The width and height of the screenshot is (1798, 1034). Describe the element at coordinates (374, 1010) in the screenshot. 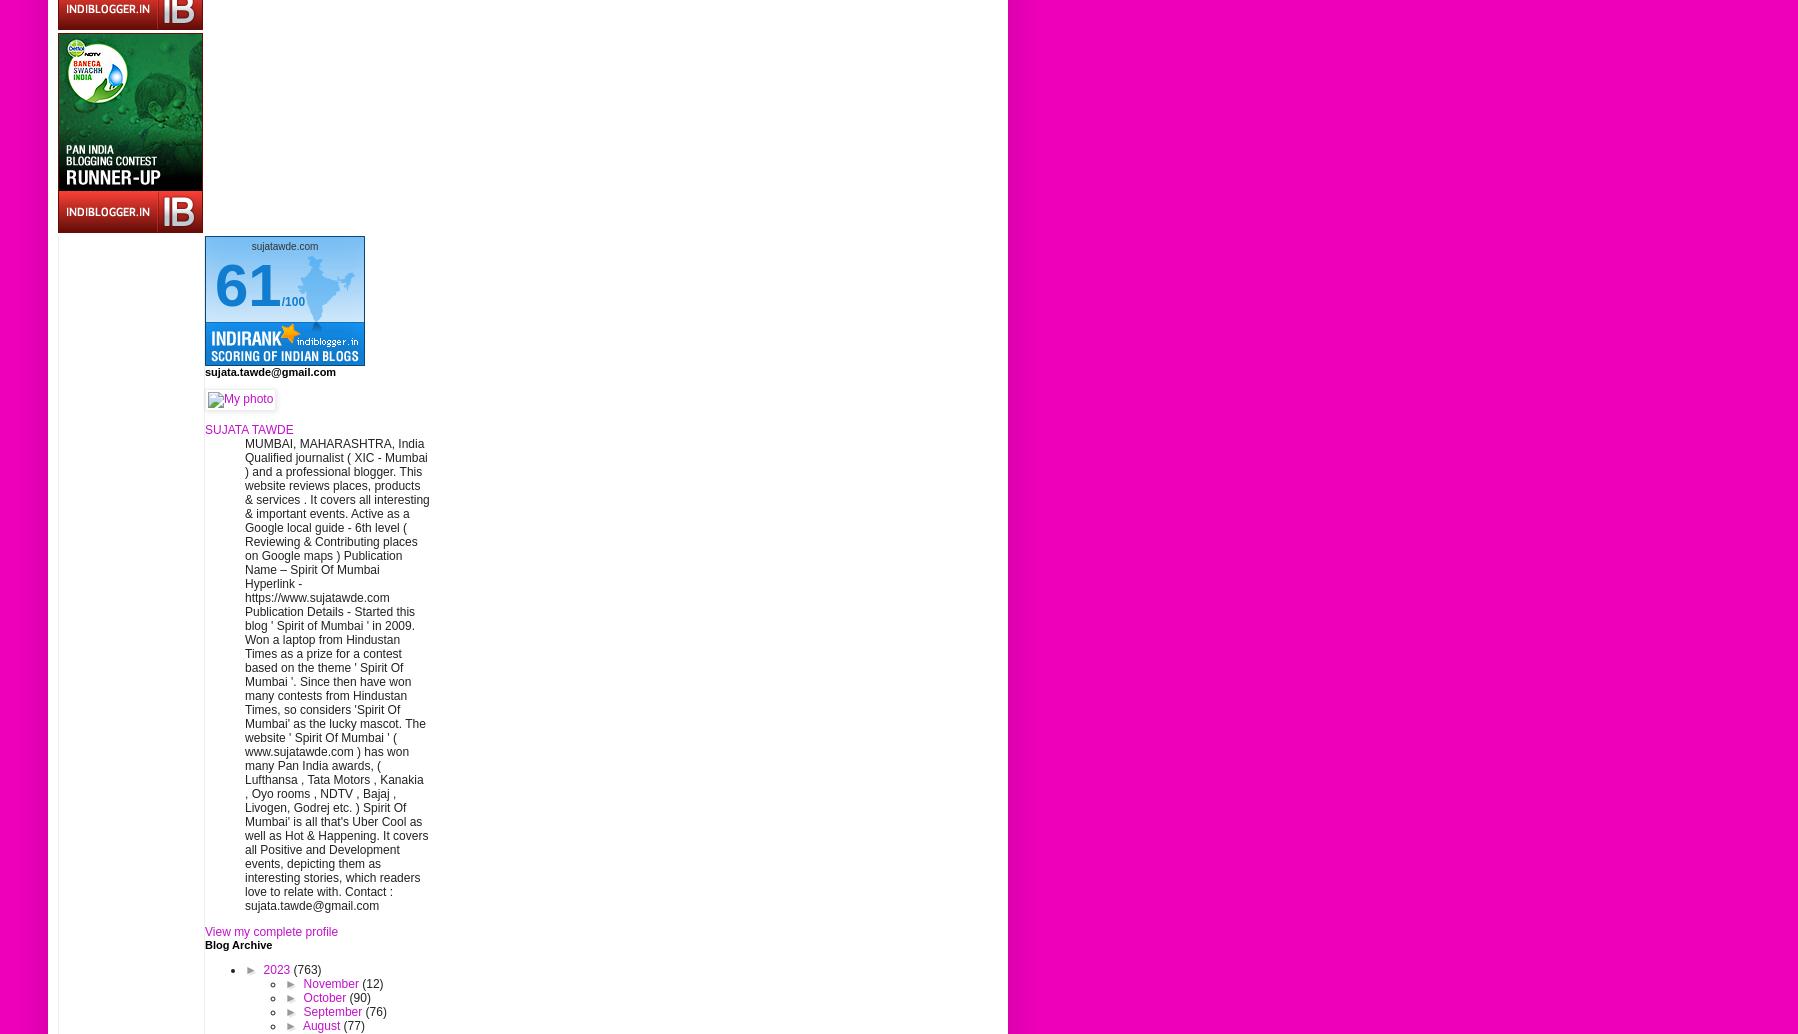

I see `'(76)'` at that location.